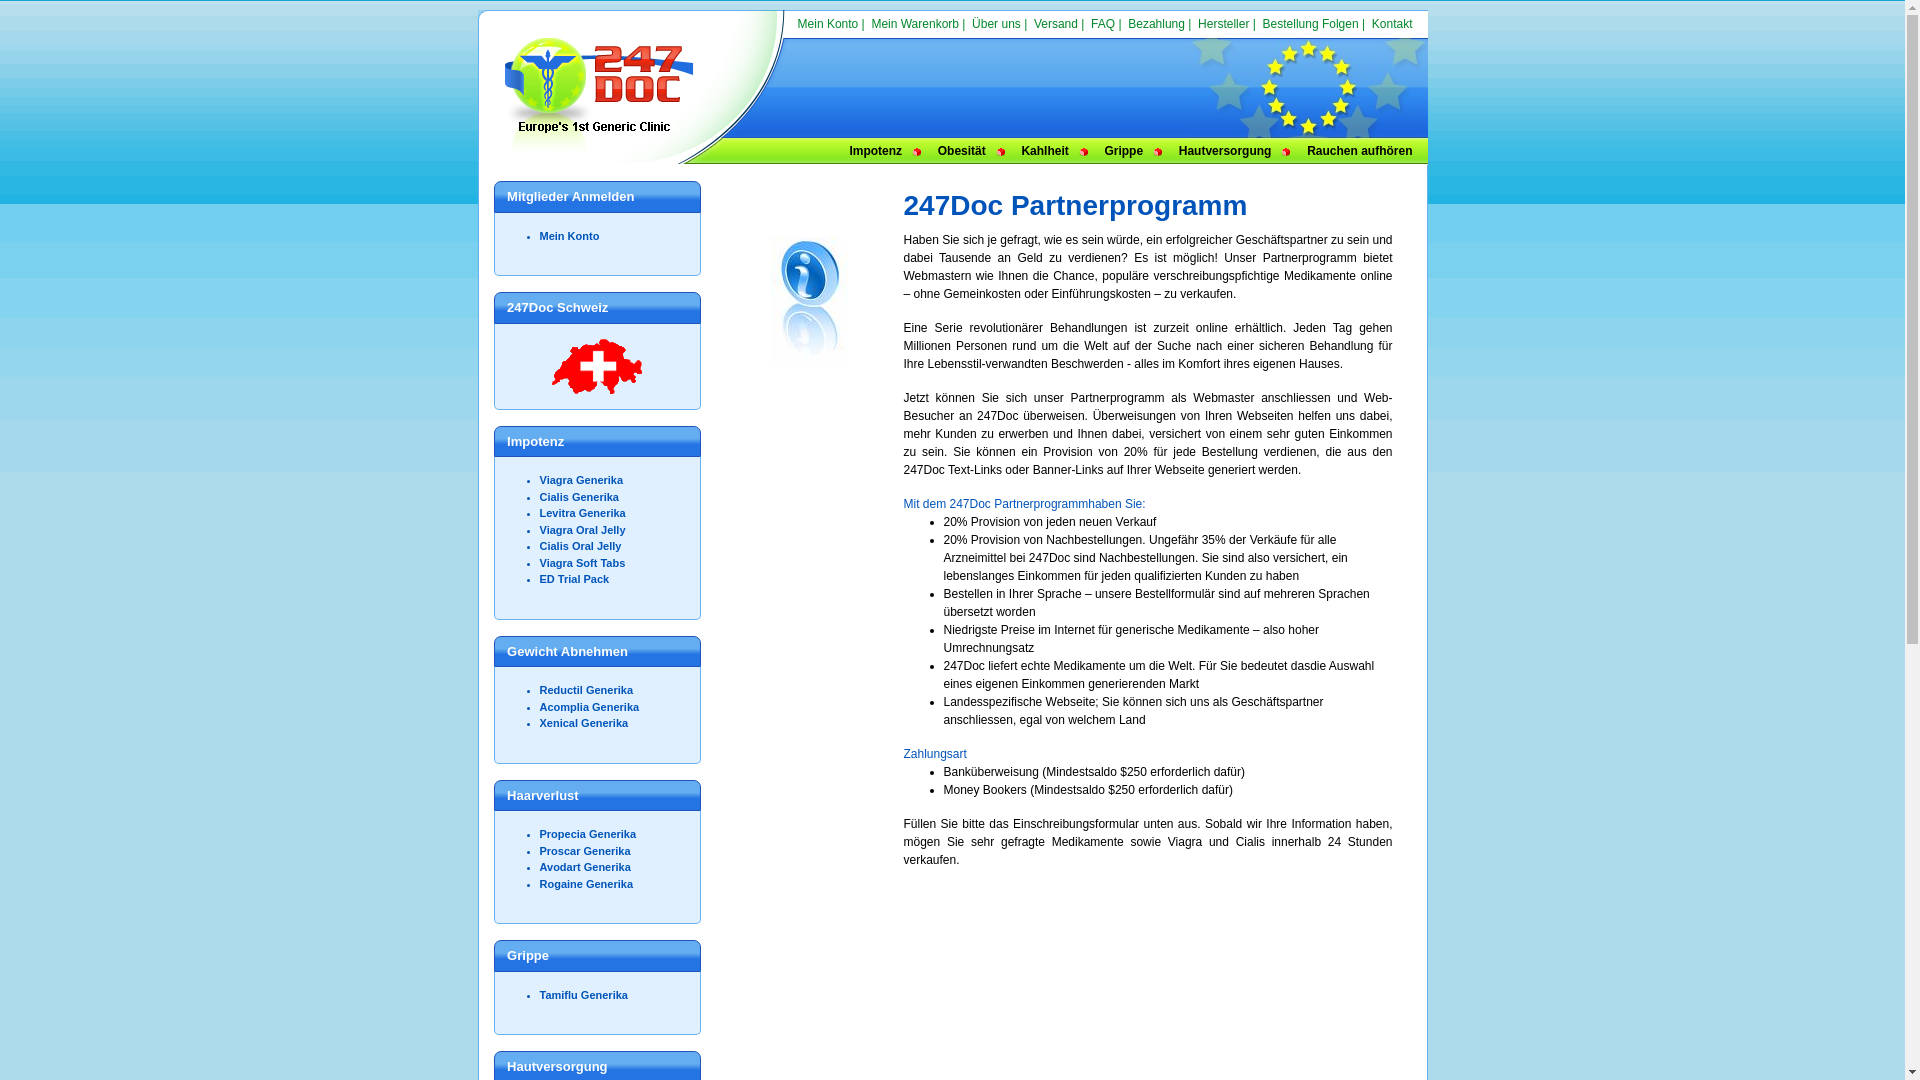 The height and width of the screenshot is (1080, 1920). What do you see at coordinates (1102, 23) in the screenshot?
I see `'FAQ'` at bounding box center [1102, 23].